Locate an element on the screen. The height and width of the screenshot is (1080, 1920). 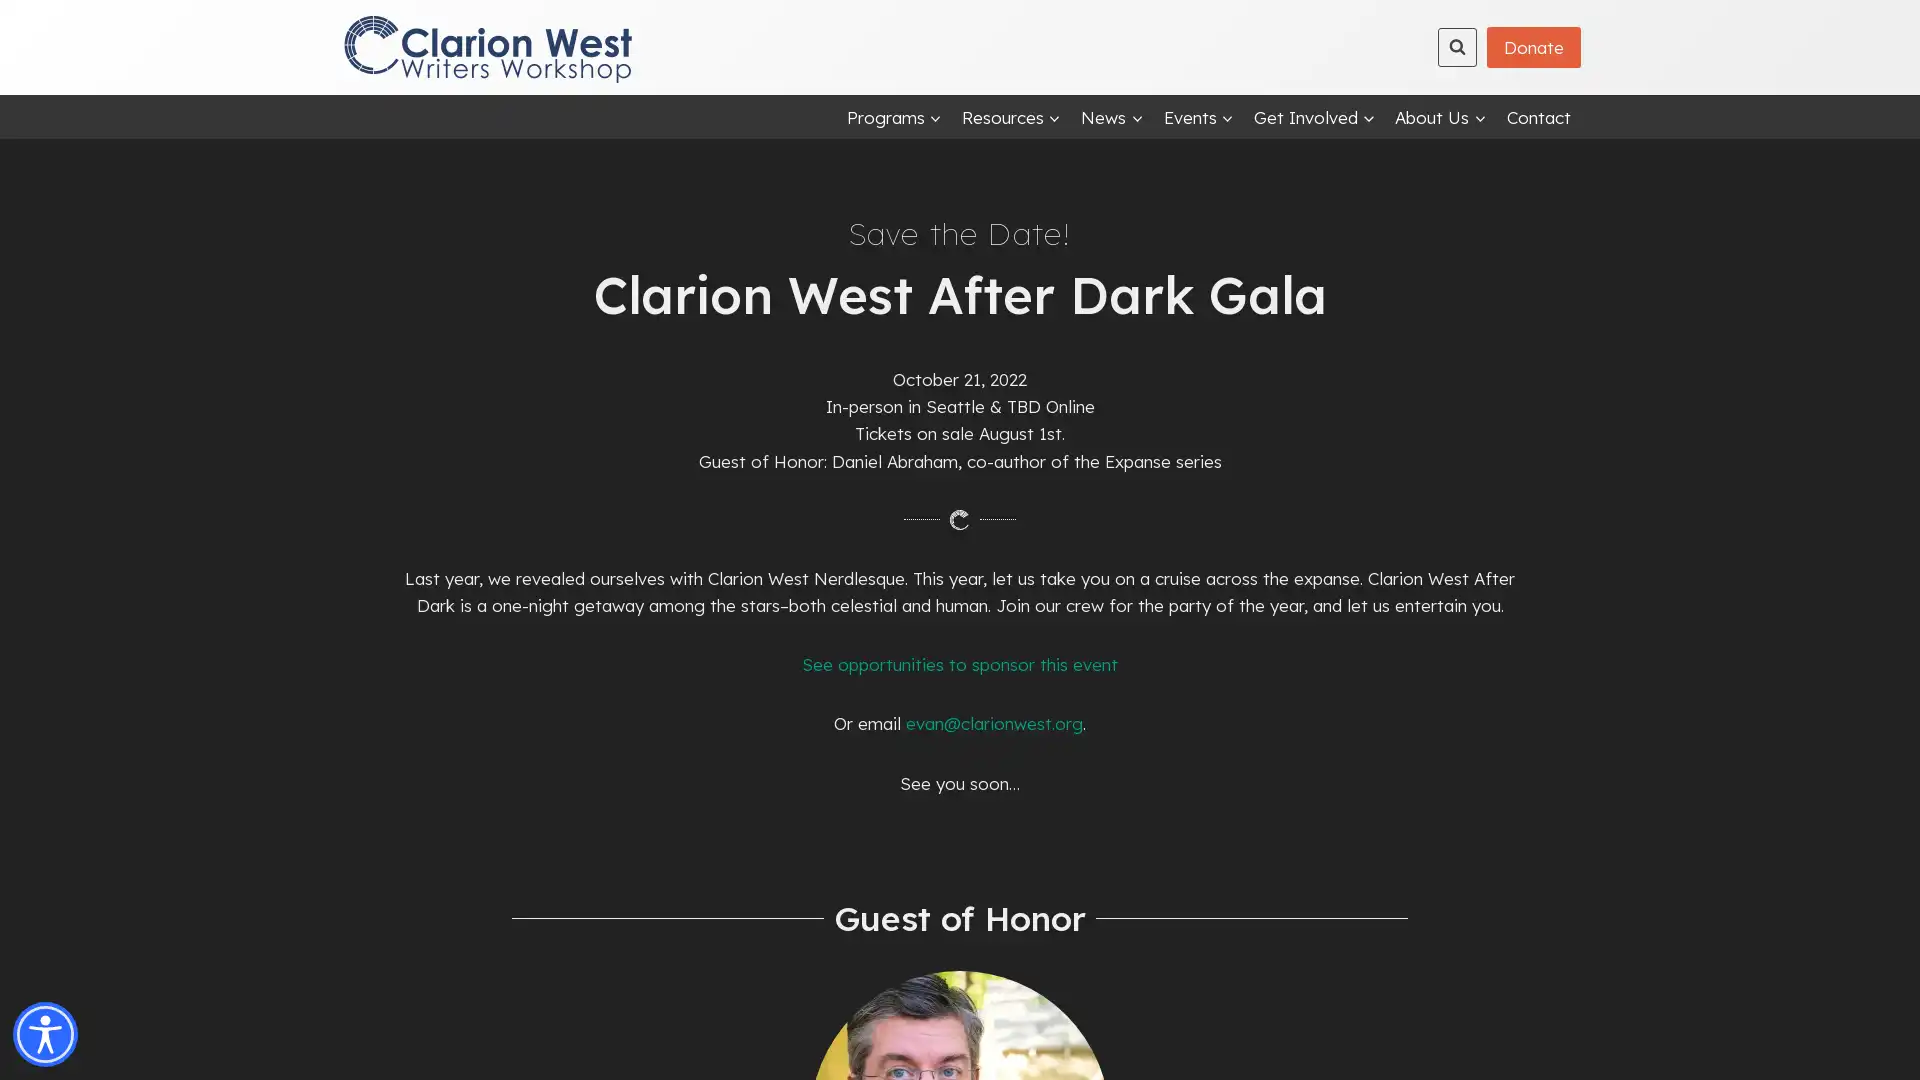
View Search Form is located at coordinates (1457, 45).